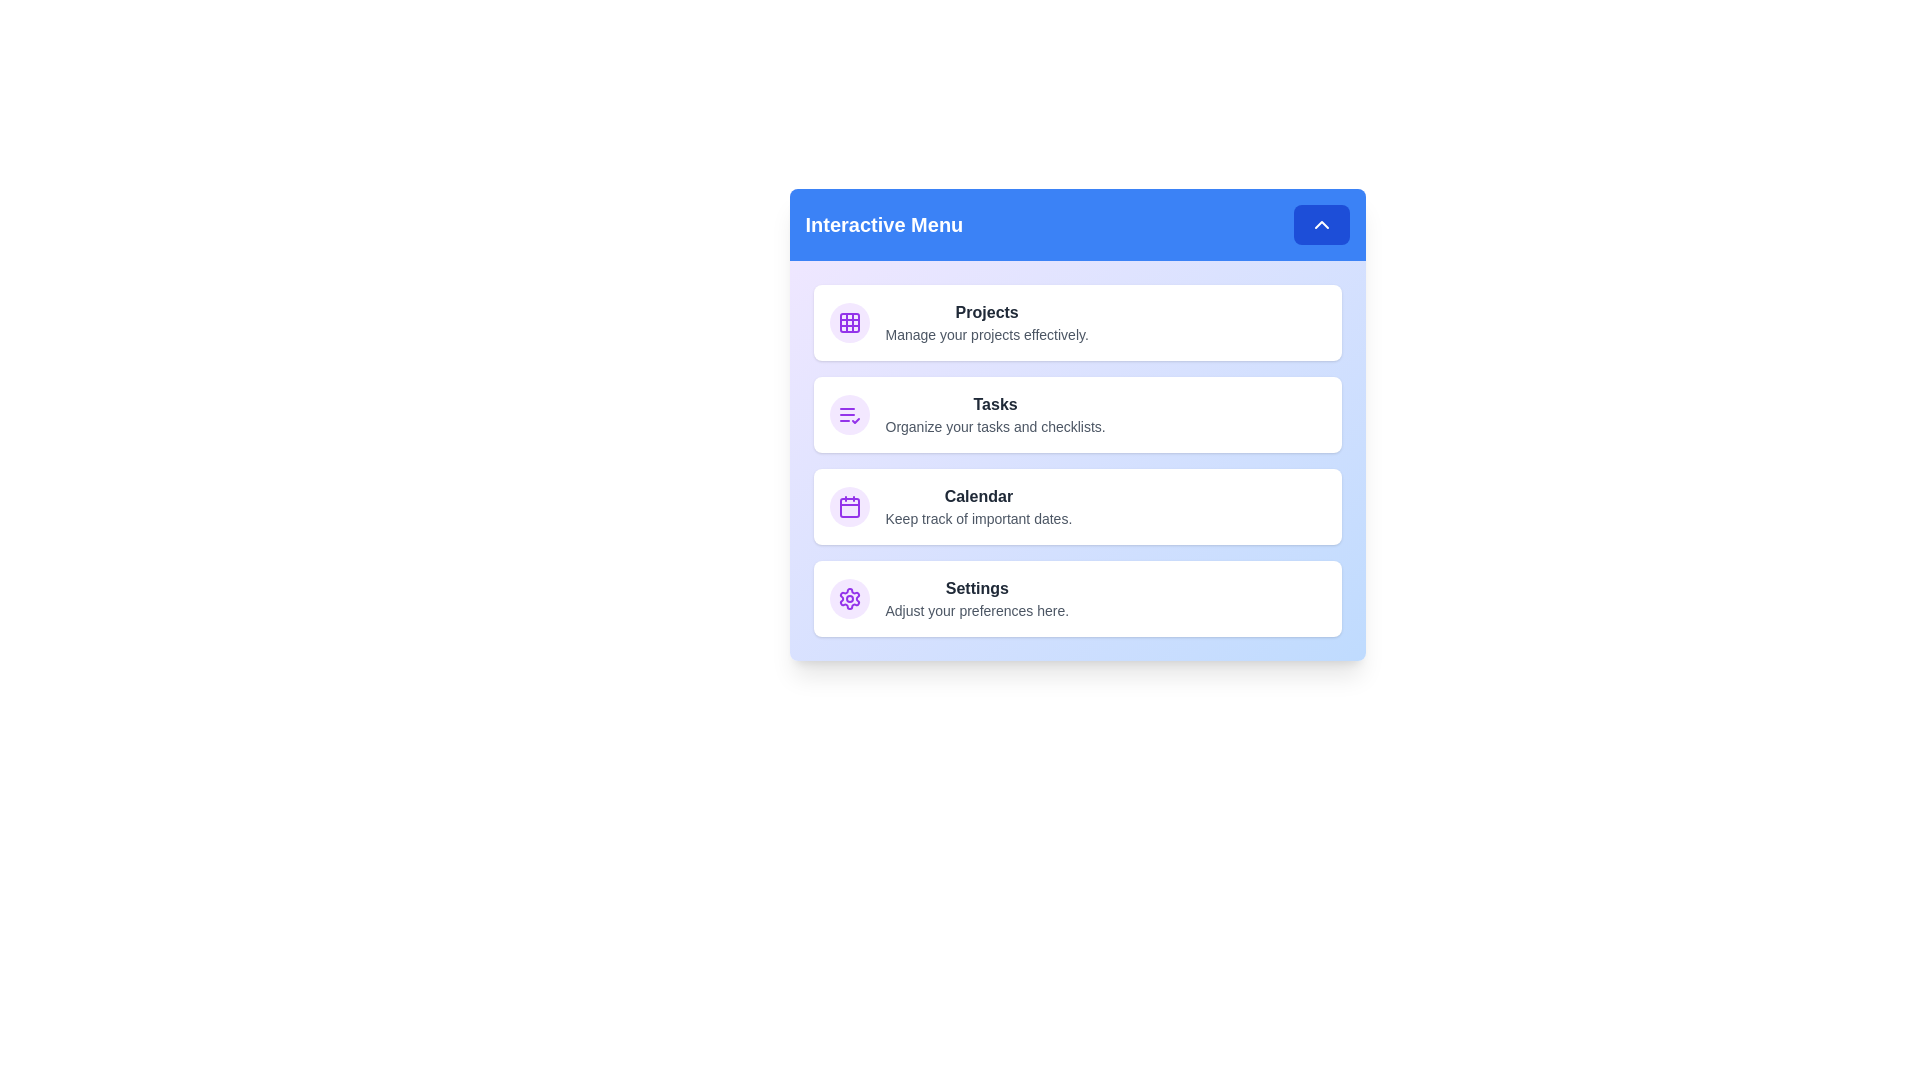 This screenshot has height=1080, width=1920. I want to click on the menu item Calendar to display its hover state, so click(1076, 505).